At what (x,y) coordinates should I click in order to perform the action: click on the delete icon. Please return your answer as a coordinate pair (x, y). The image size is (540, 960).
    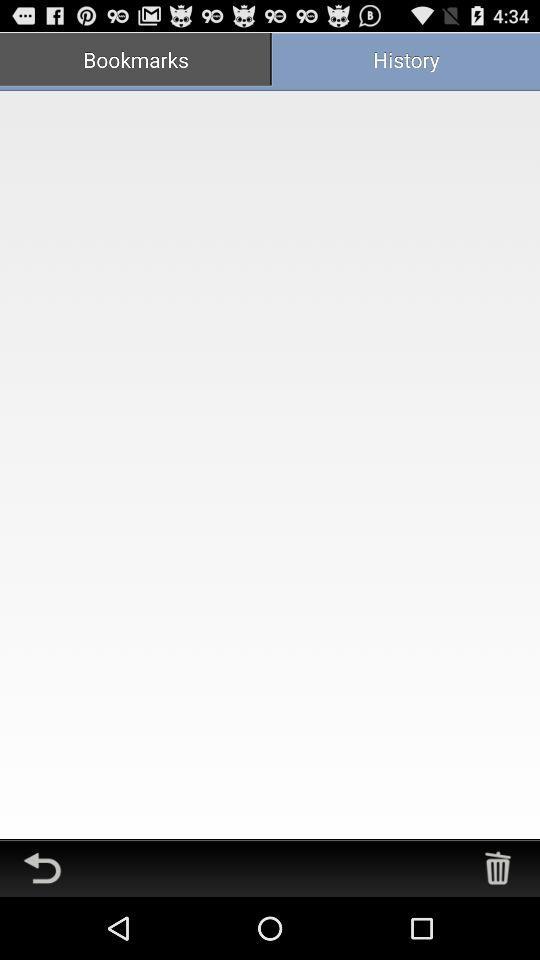
    Looking at the image, I should click on (496, 929).